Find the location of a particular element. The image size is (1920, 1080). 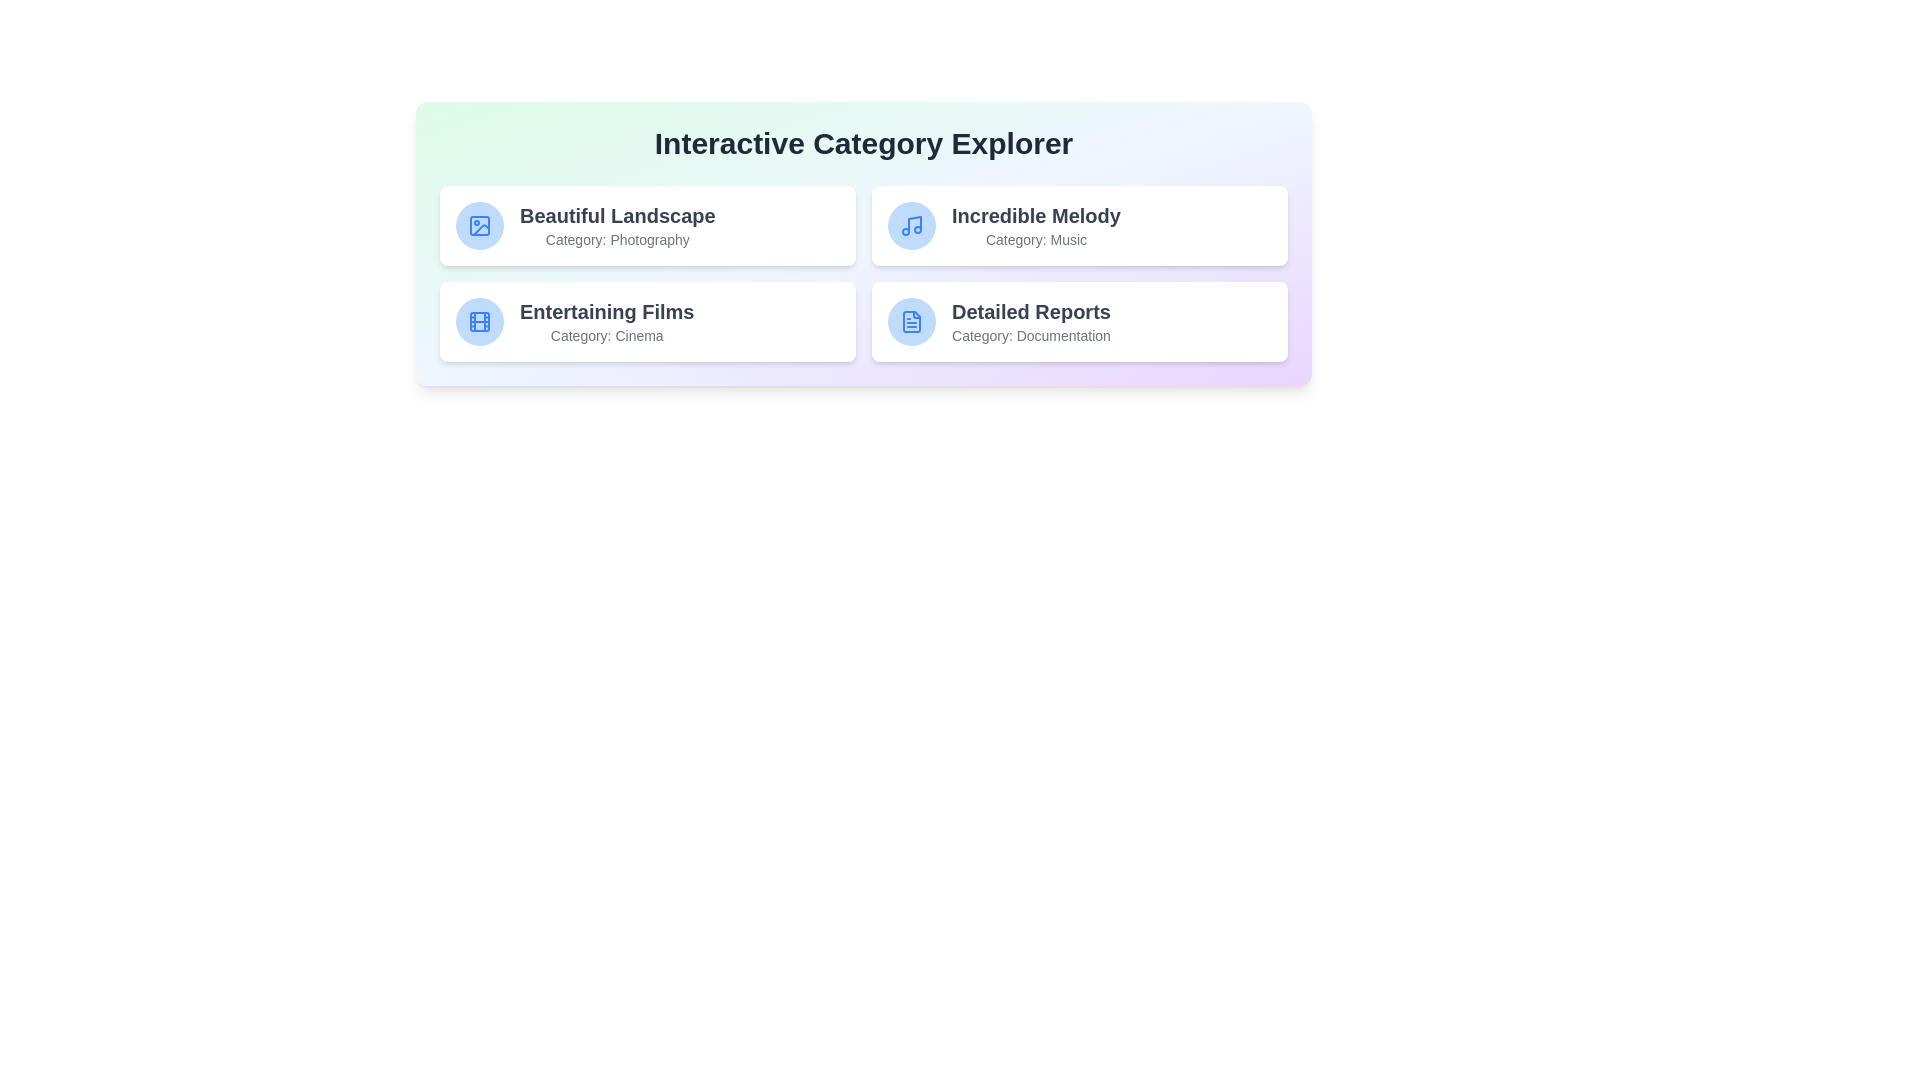

the card with the title Incredible Melody is located at coordinates (1079, 225).